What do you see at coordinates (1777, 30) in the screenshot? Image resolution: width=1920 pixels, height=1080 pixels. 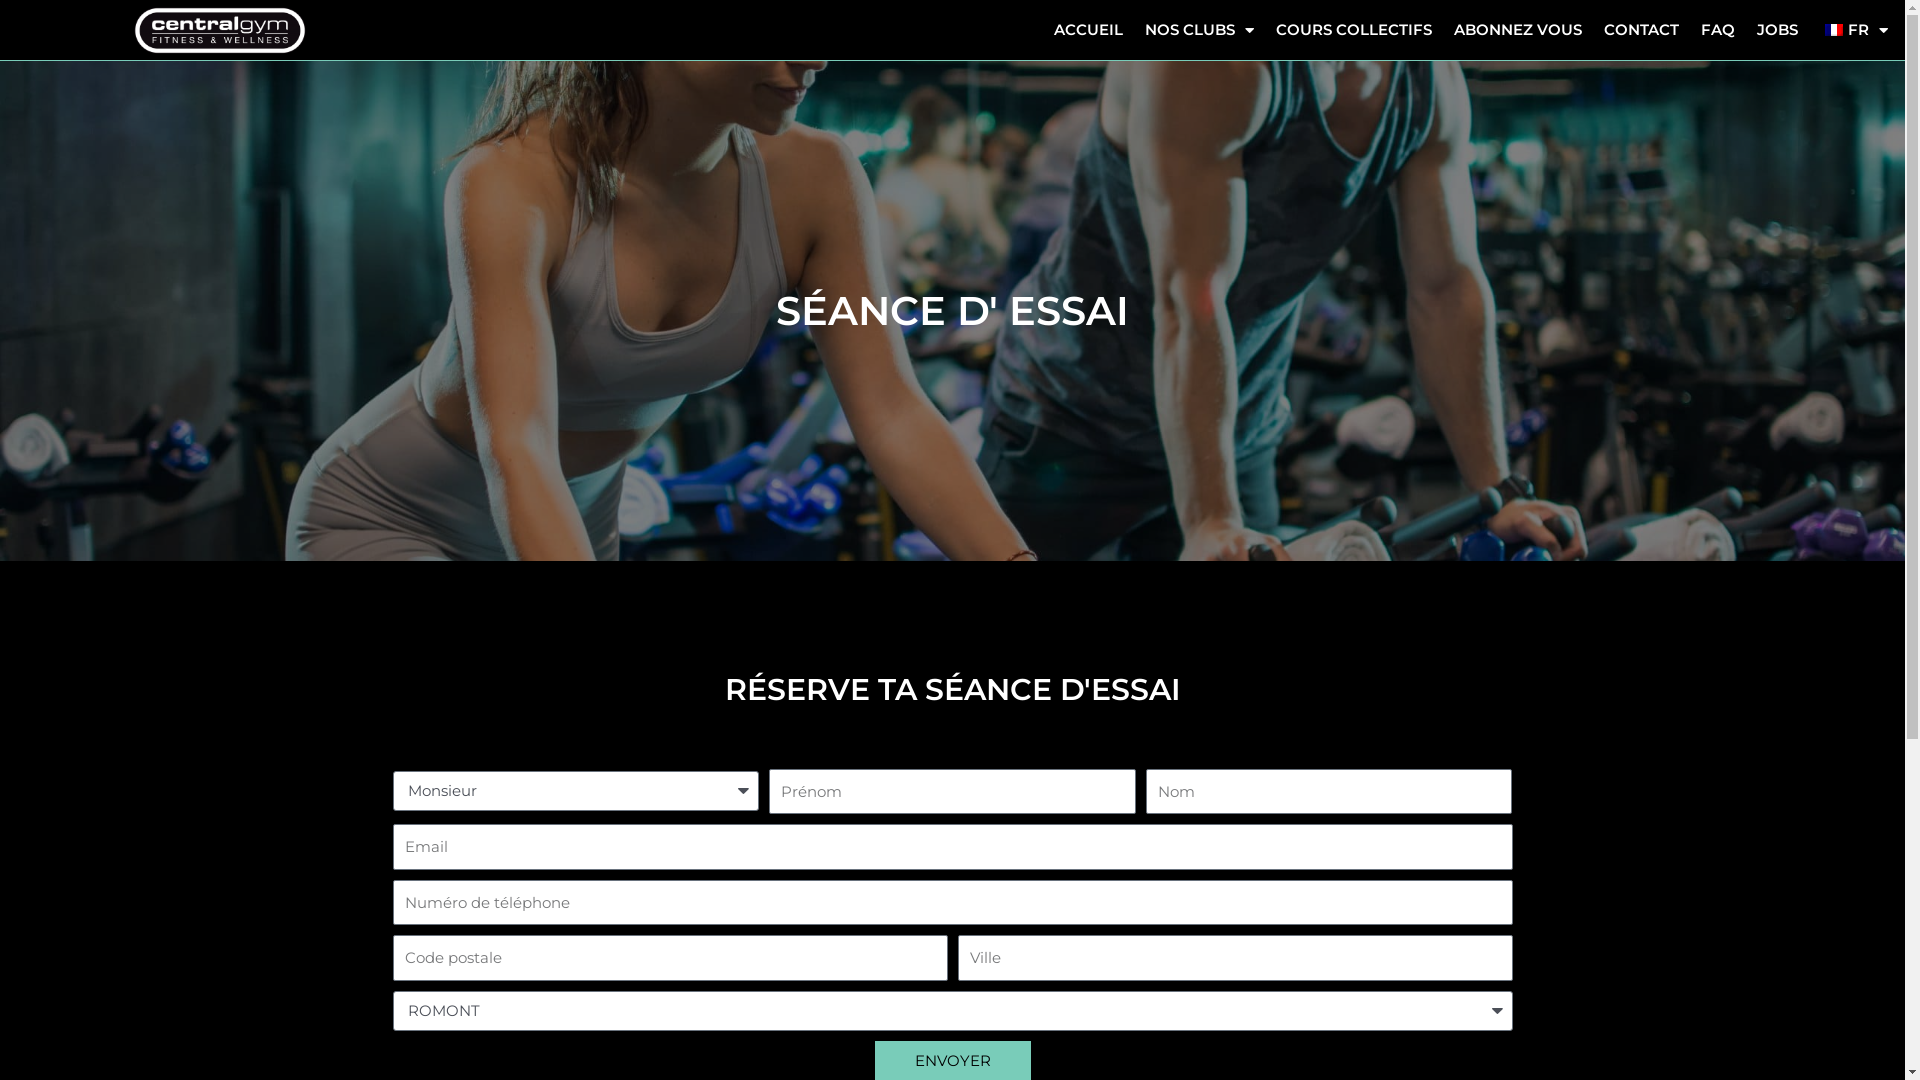 I see `'JOBS'` at bounding box center [1777, 30].